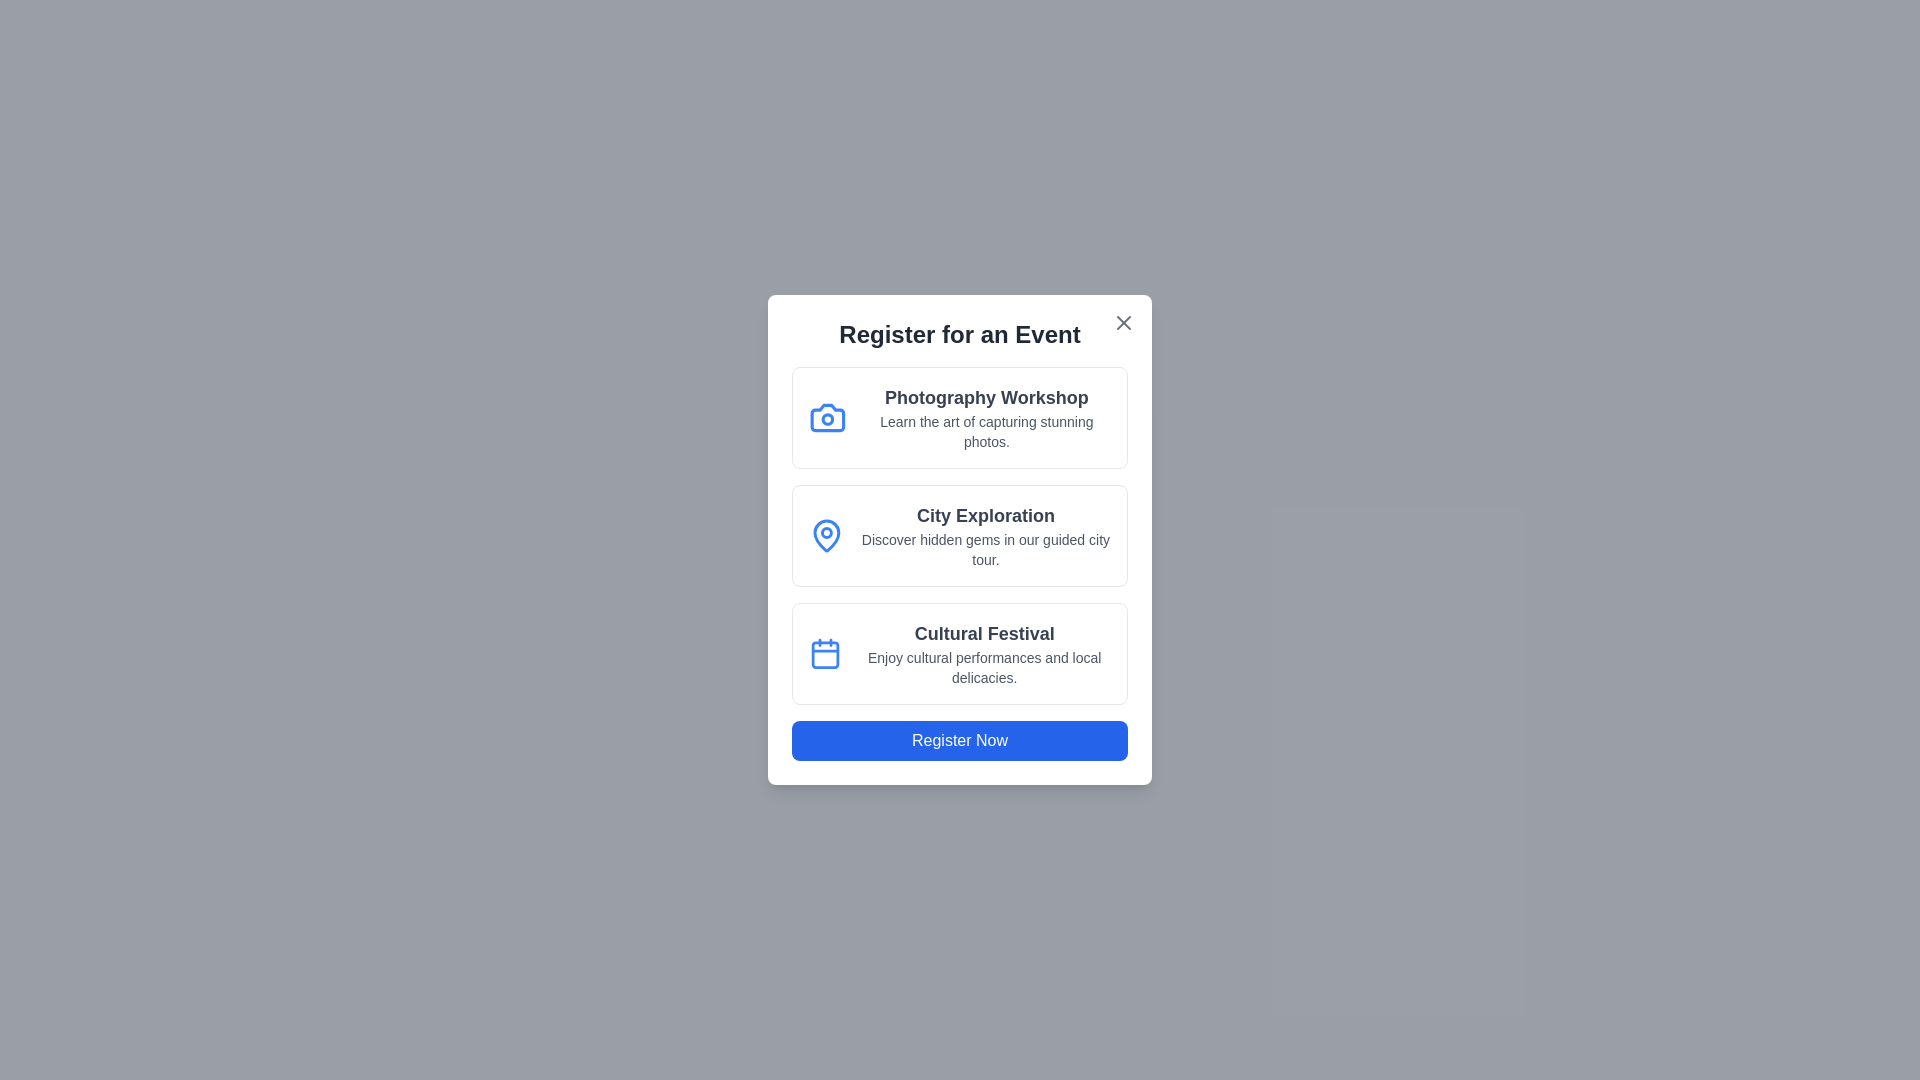 This screenshot has height=1080, width=1920. What do you see at coordinates (960, 740) in the screenshot?
I see `'Register Now' button to register for an event` at bounding box center [960, 740].